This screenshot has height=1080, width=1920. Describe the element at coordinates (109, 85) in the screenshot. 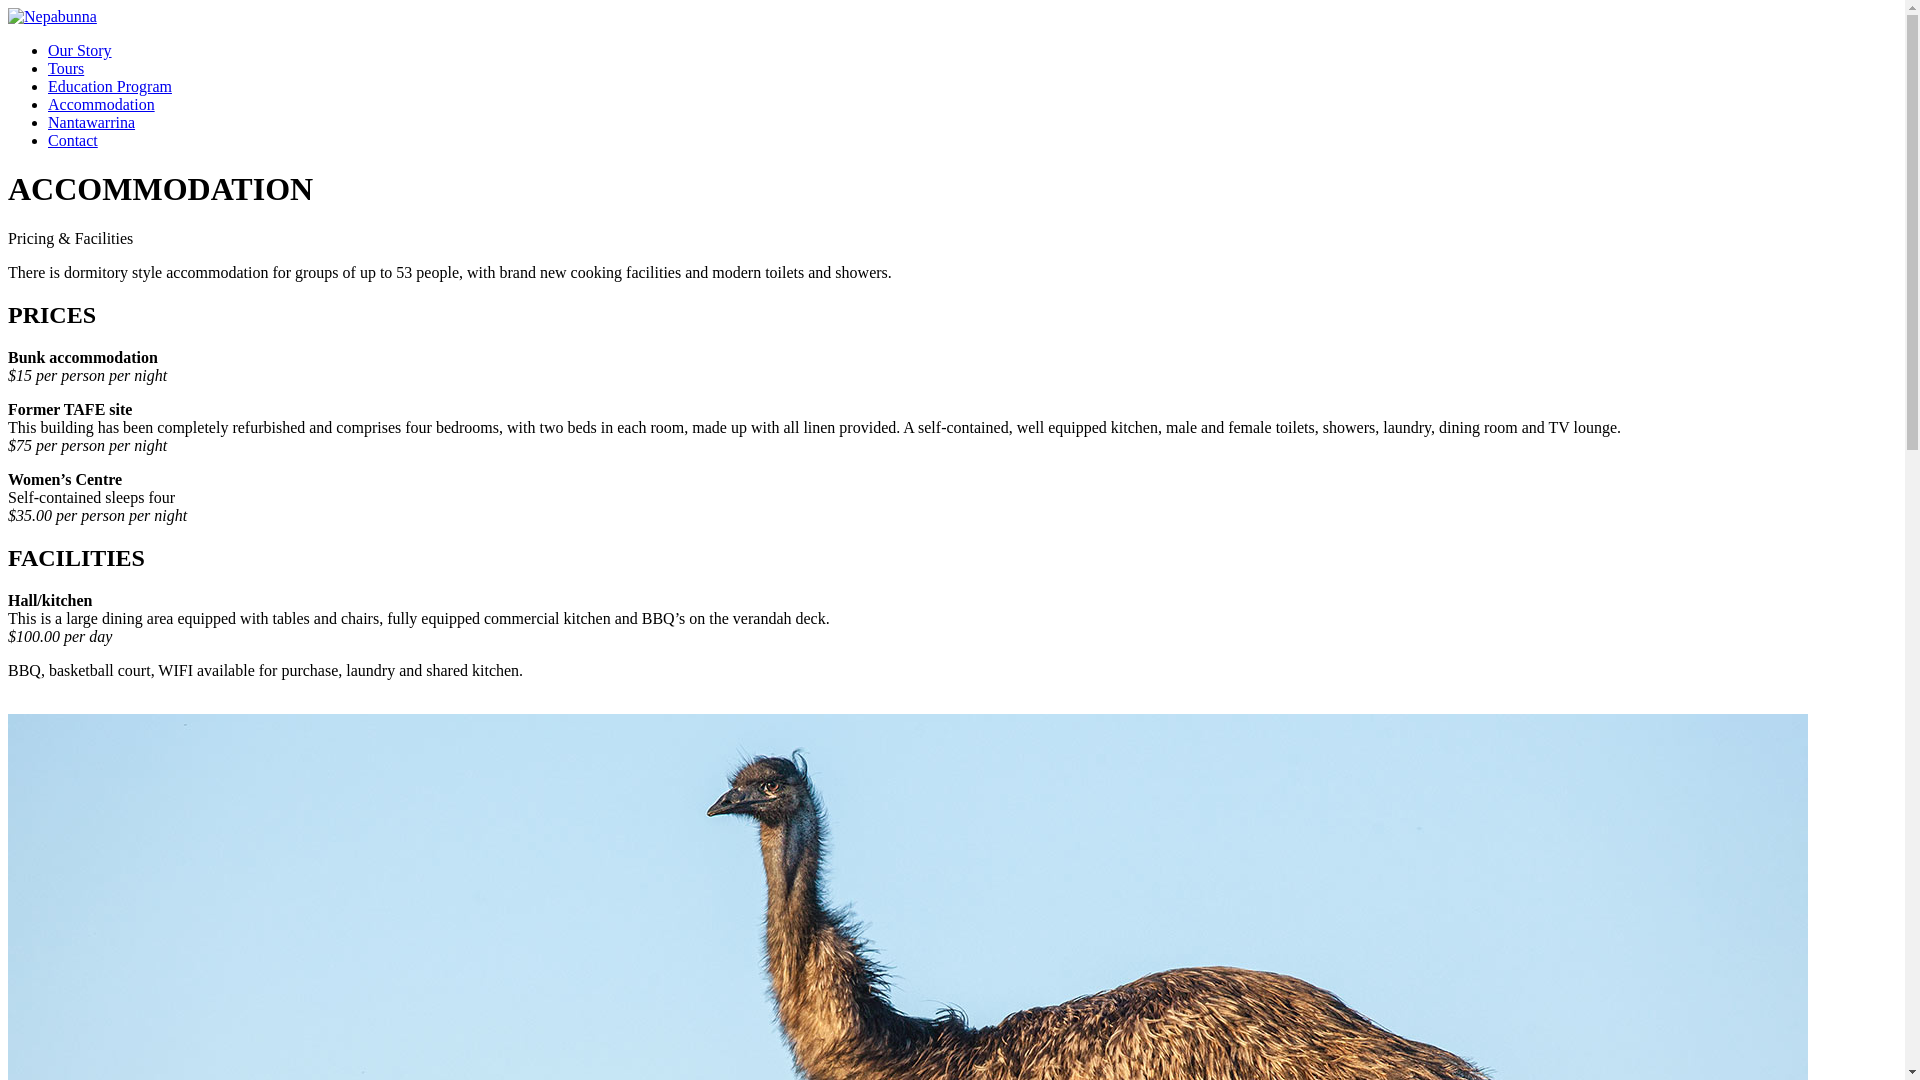

I see `'Education Program'` at that location.